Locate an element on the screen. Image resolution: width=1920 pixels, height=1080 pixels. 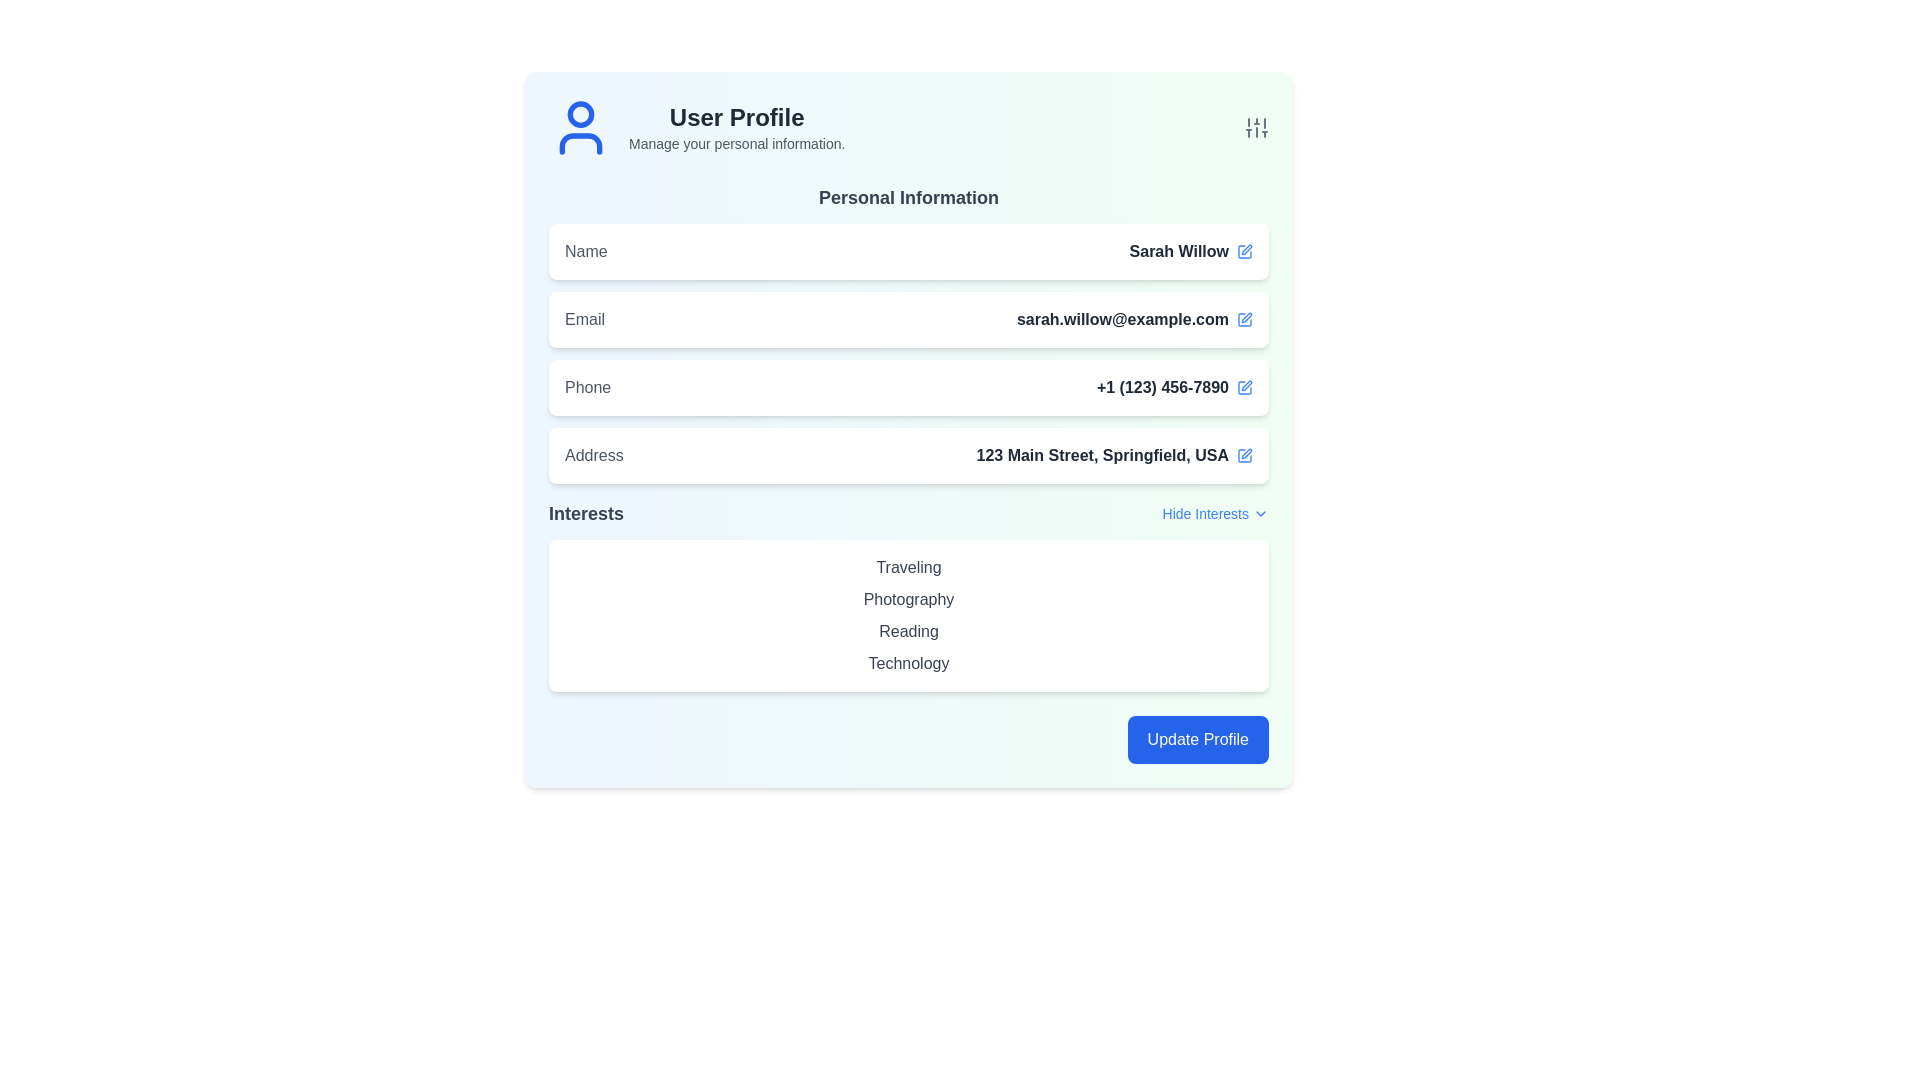
the small vector graphic icon depicting a pen over a square, which represents the editing action, located to the right of the 'Name' text field is located at coordinates (1246, 249).